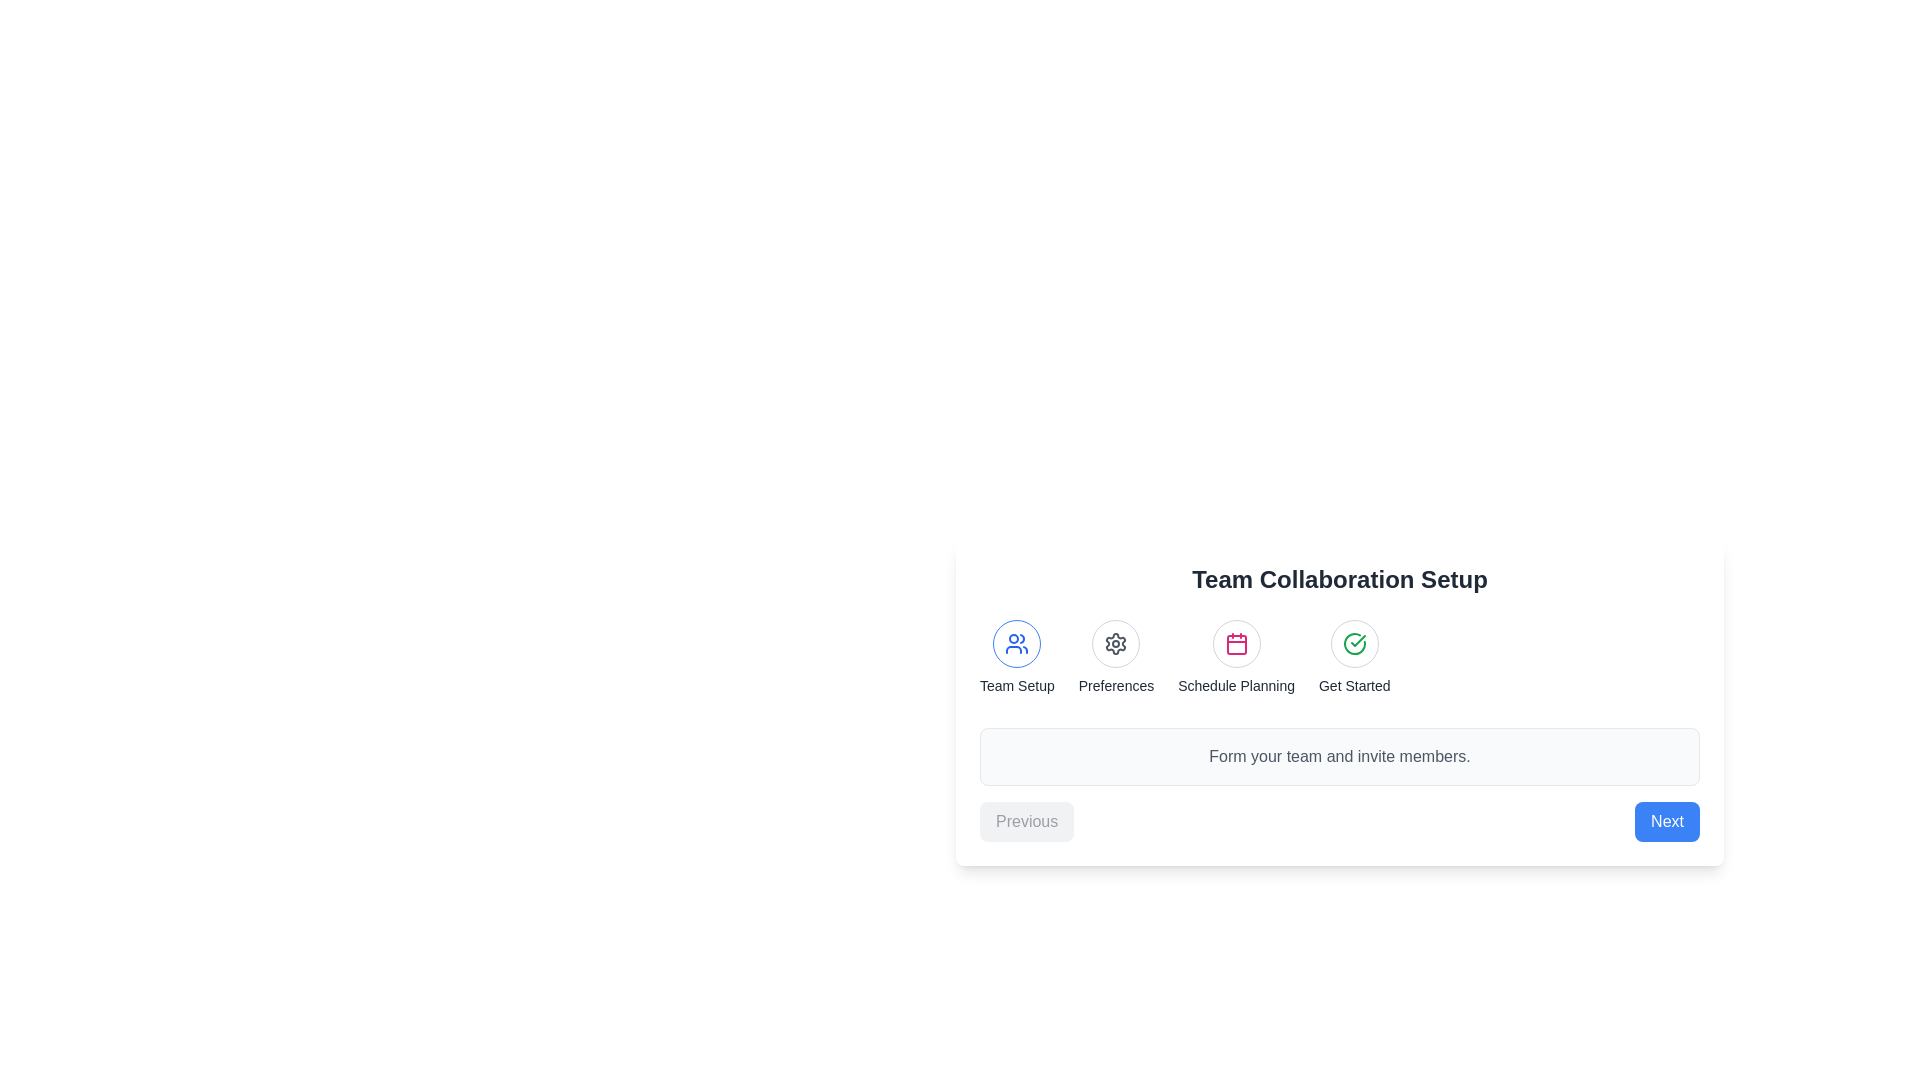 The height and width of the screenshot is (1080, 1920). Describe the element at coordinates (1667, 821) in the screenshot. I see `the 'Next' button, which is a rectangular button with a medium blue background and white font, located at the bottom right of the card interface` at that location.